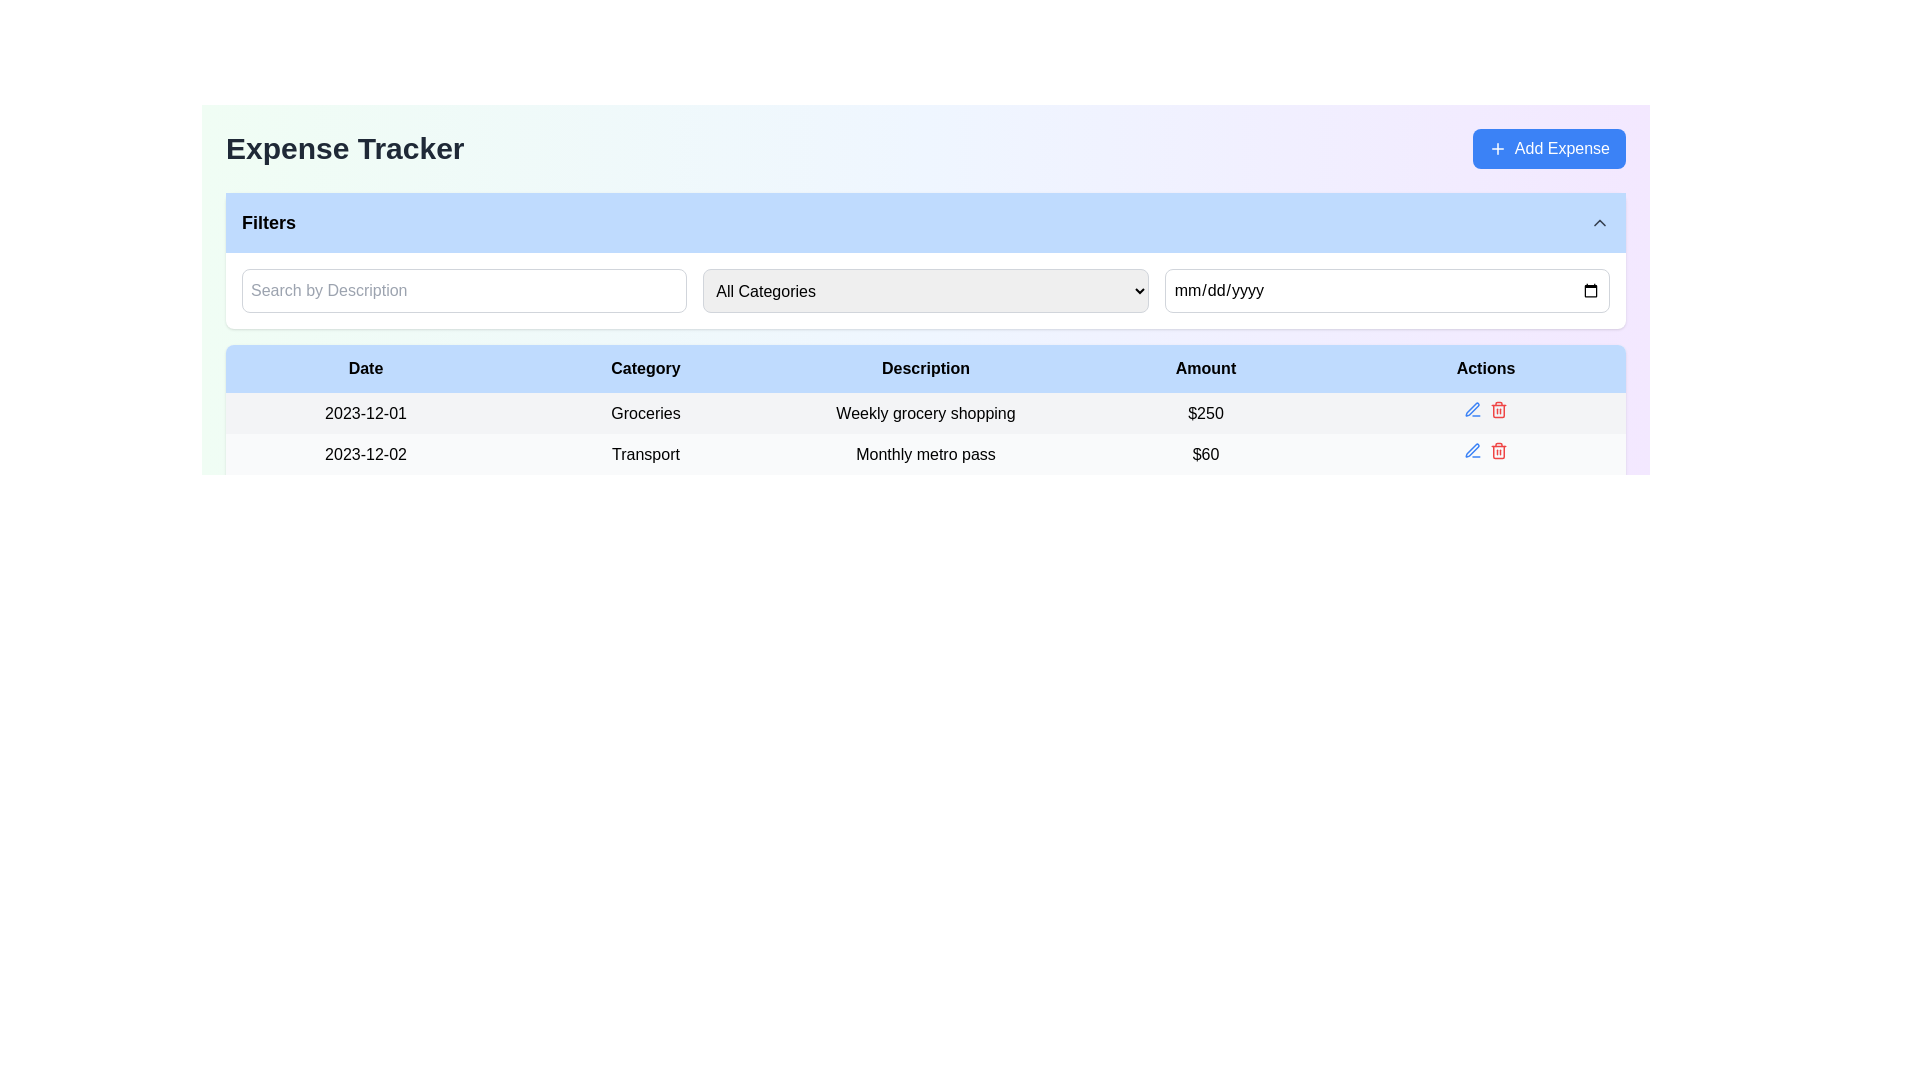 This screenshot has height=1080, width=1920. What do you see at coordinates (1498, 451) in the screenshot?
I see `the delete button located in the 'Actions' column of the second row of the table to initiate a delete action for the entry 'Transport' with a description of 'Monthly metro pass'` at bounding box center [1498, 451].